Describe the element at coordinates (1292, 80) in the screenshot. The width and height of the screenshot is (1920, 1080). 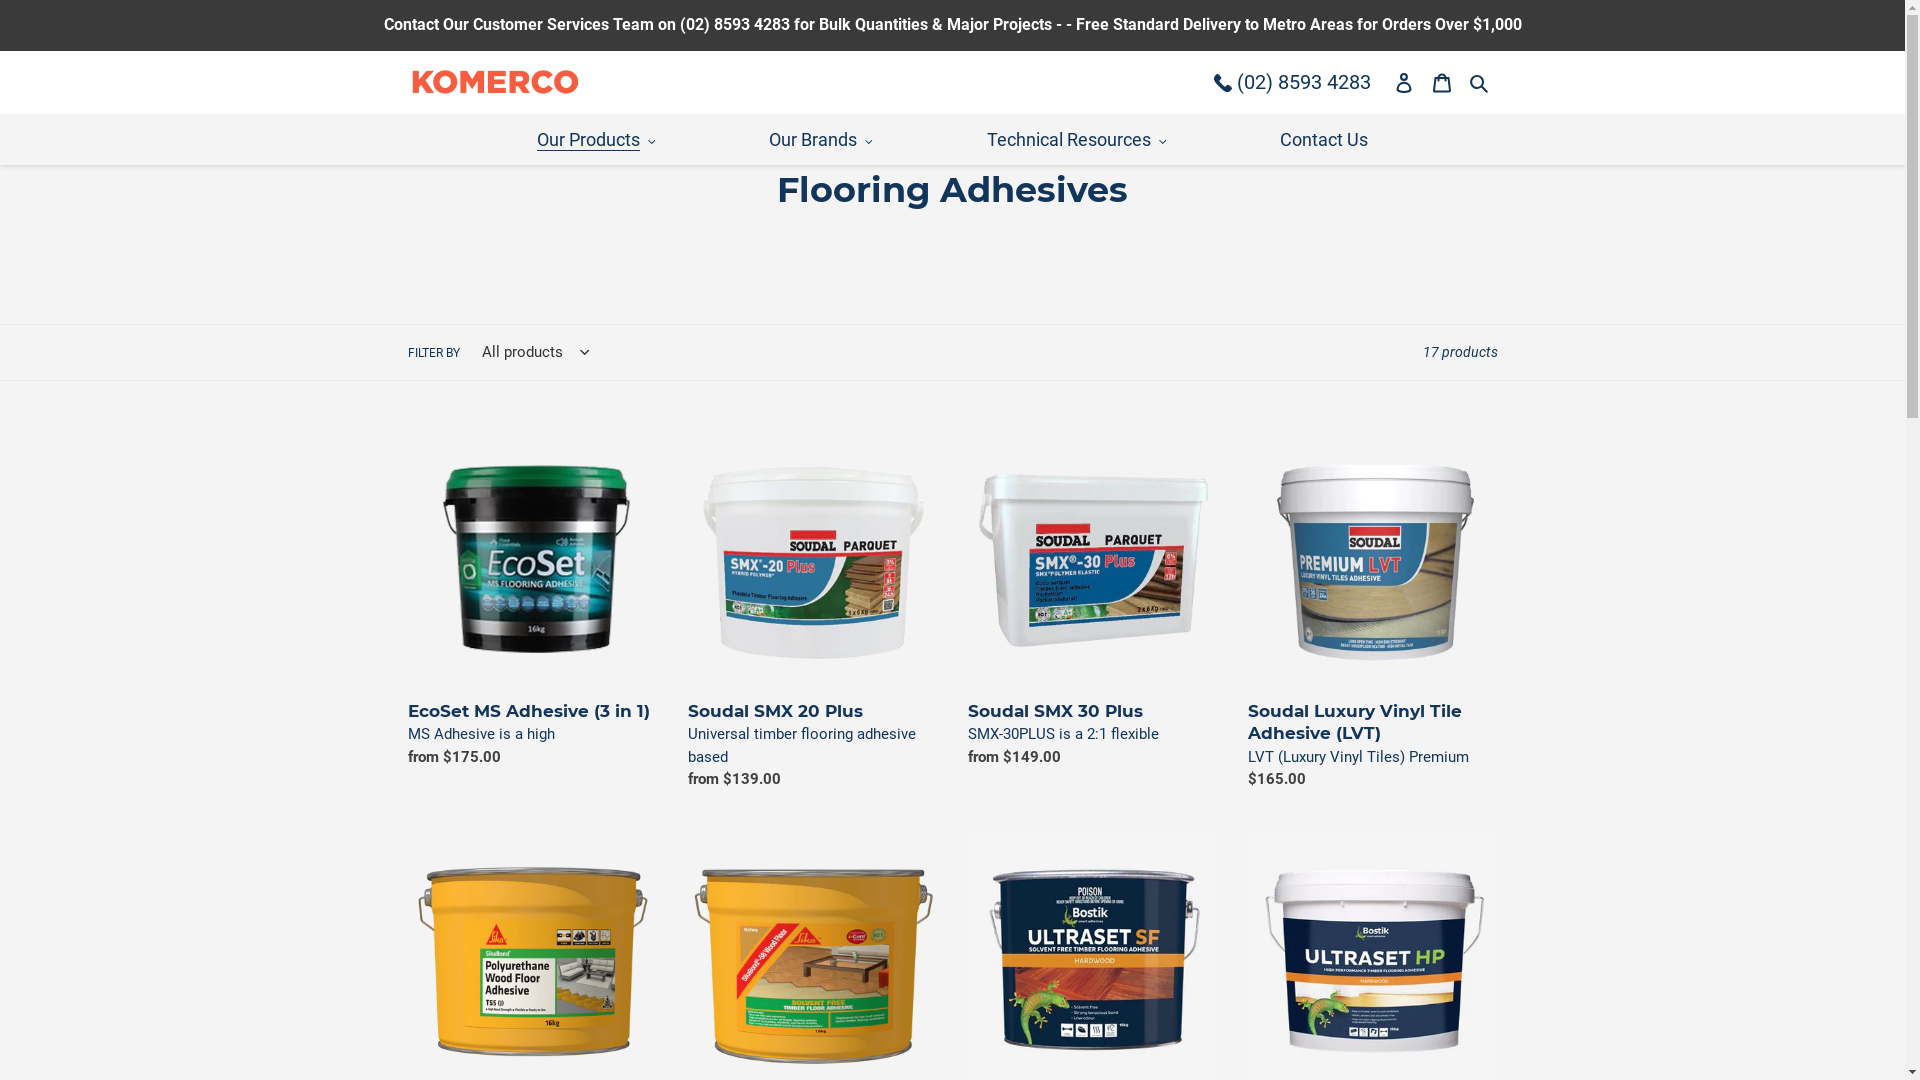
I see `'(02) 8593 4283'` at that location.